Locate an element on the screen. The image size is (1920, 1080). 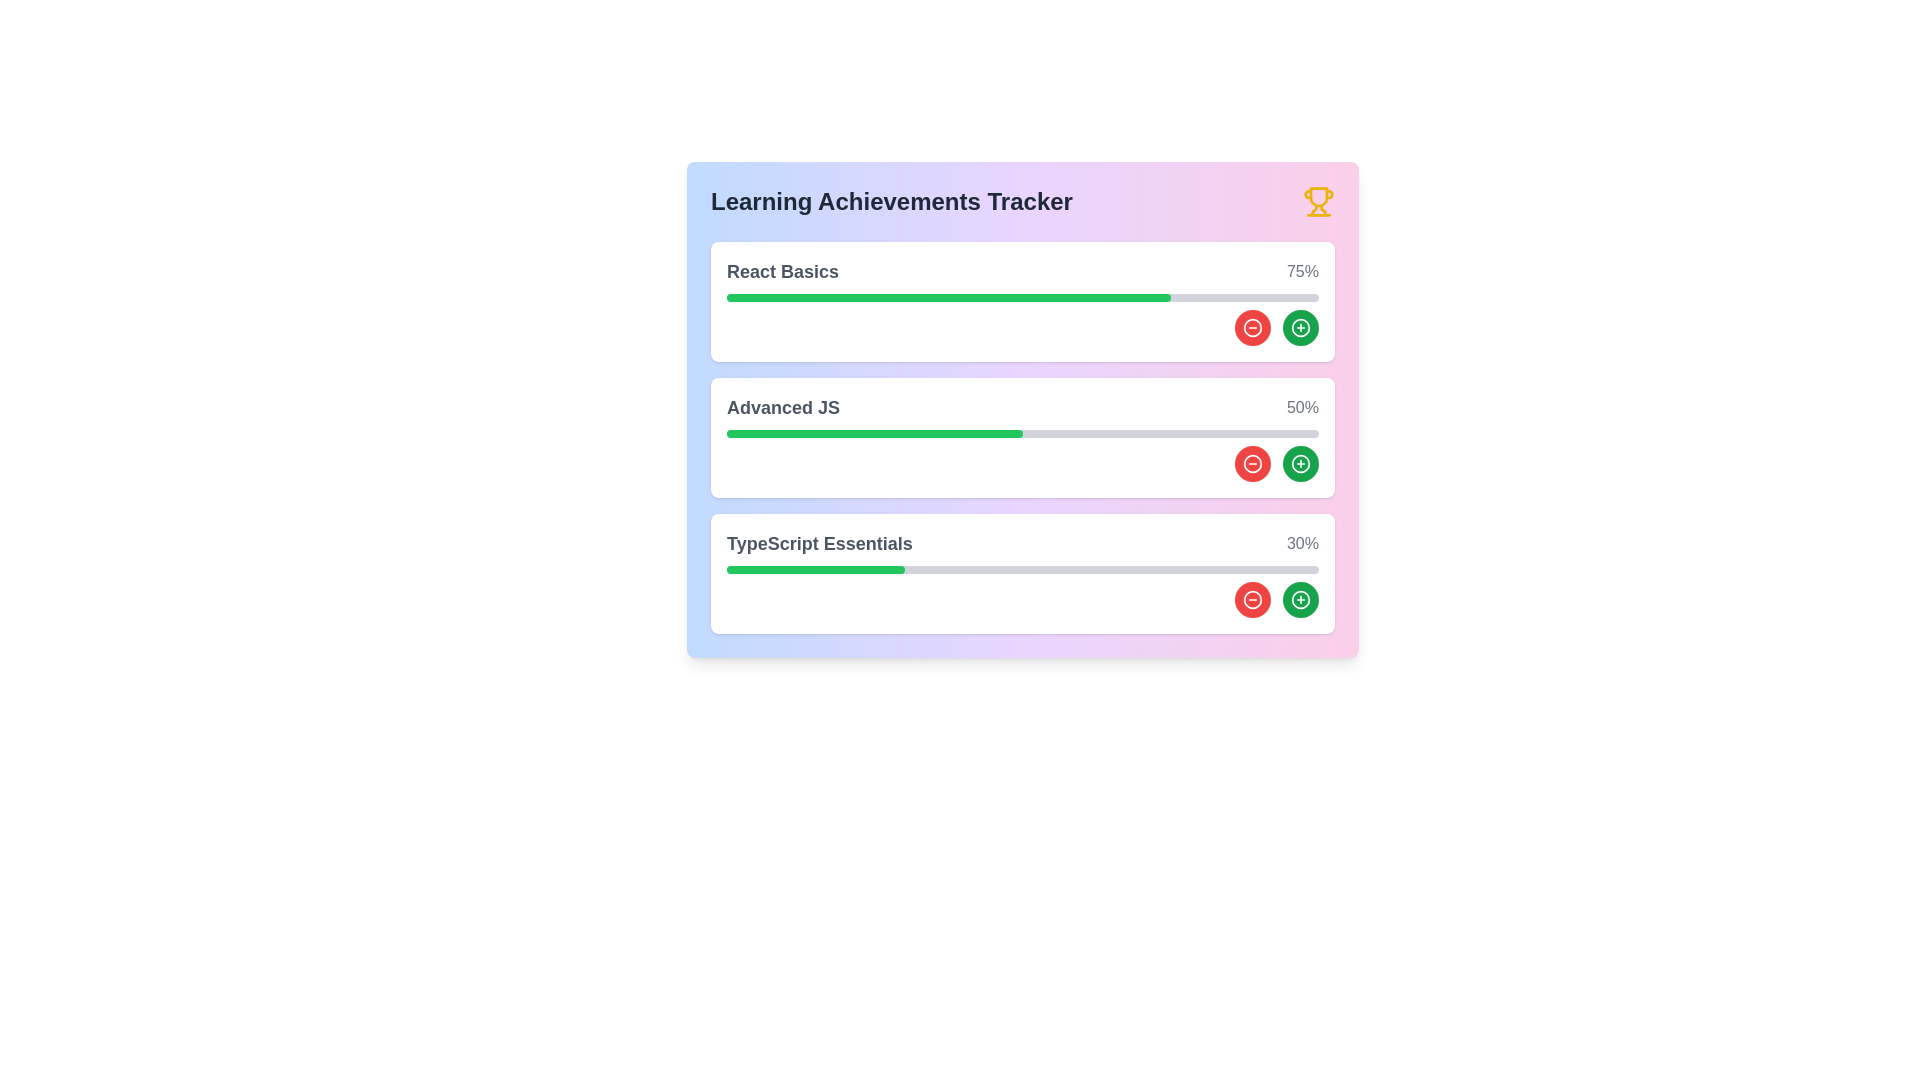
the green circular button with a white plus sign located in the last achievement block, positioned towards the right-hand side adjacent to a red circular icon is located at coordinates (1300, 326).